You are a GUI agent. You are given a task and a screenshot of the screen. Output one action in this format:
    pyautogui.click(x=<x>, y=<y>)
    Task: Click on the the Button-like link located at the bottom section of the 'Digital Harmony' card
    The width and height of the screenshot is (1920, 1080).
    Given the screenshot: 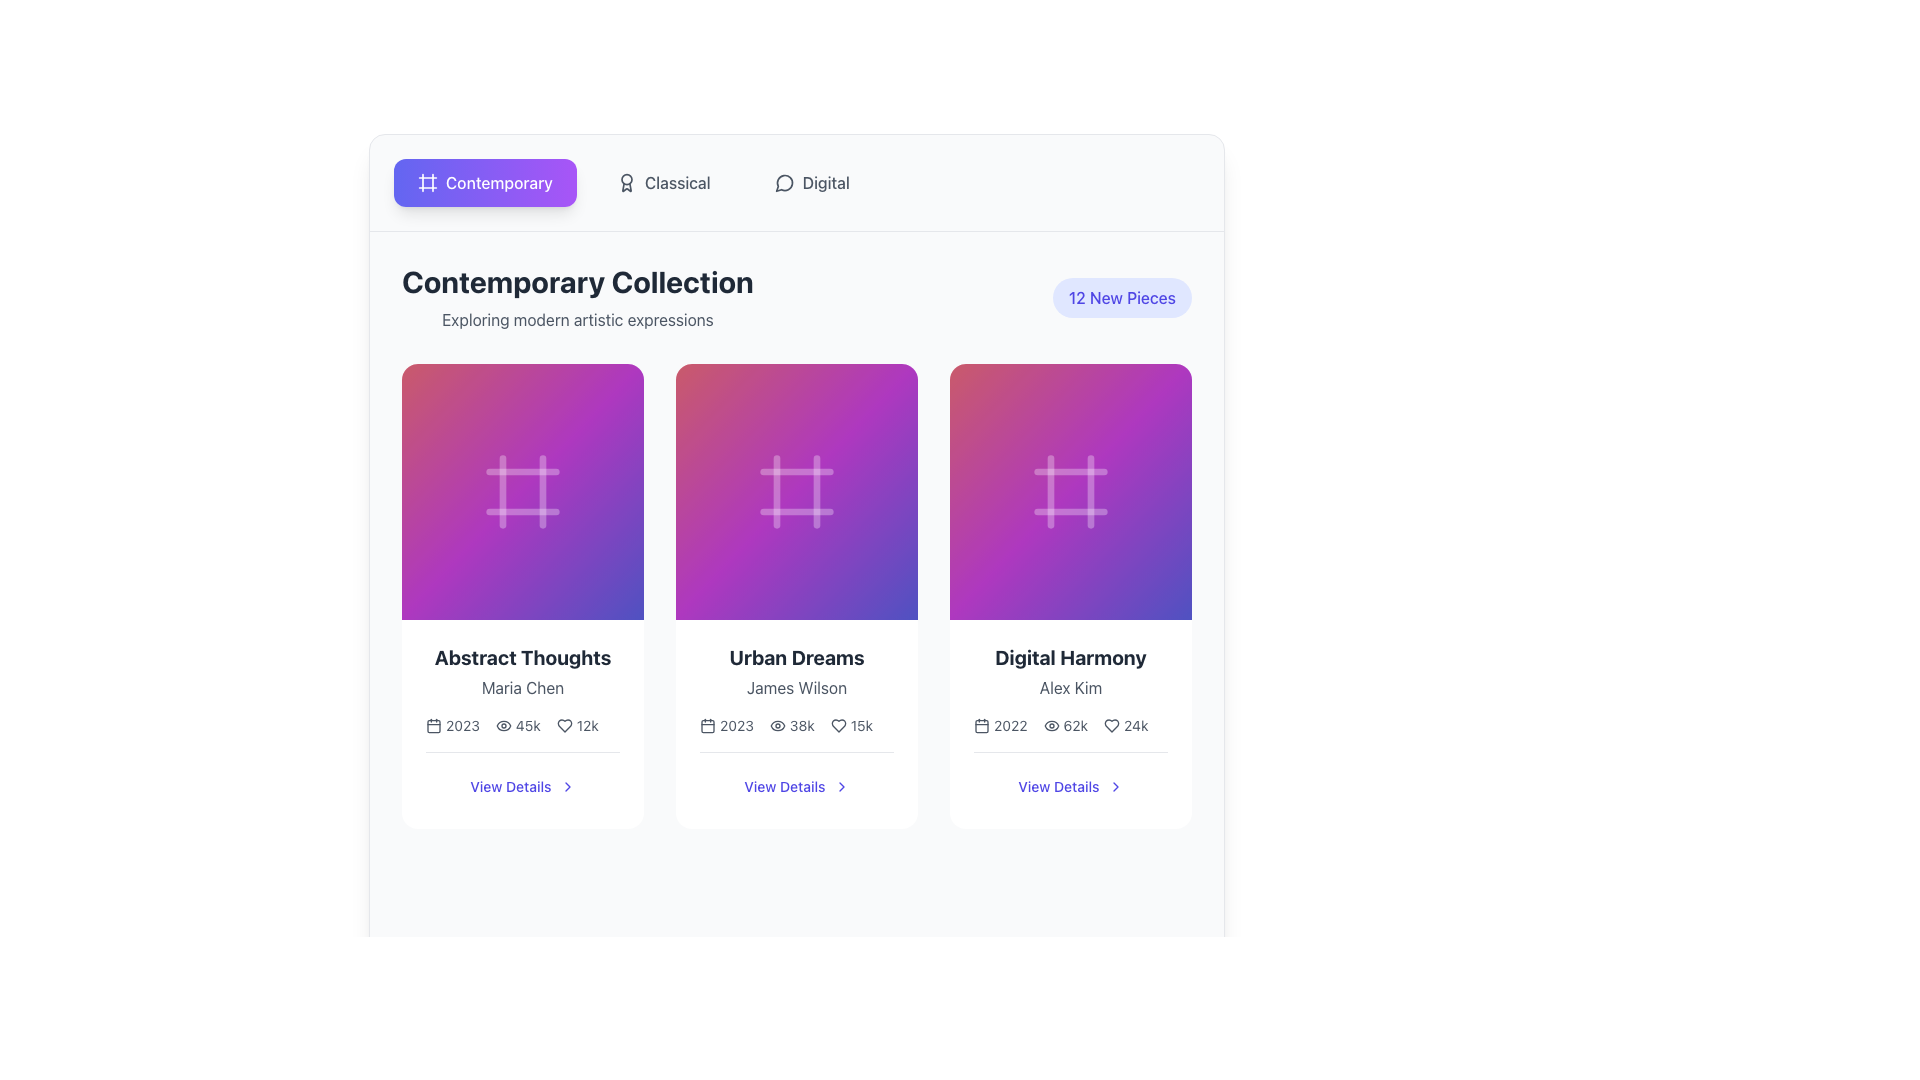 What is the action you would take?
    pyautogui.click(x=1069, y=785)
    